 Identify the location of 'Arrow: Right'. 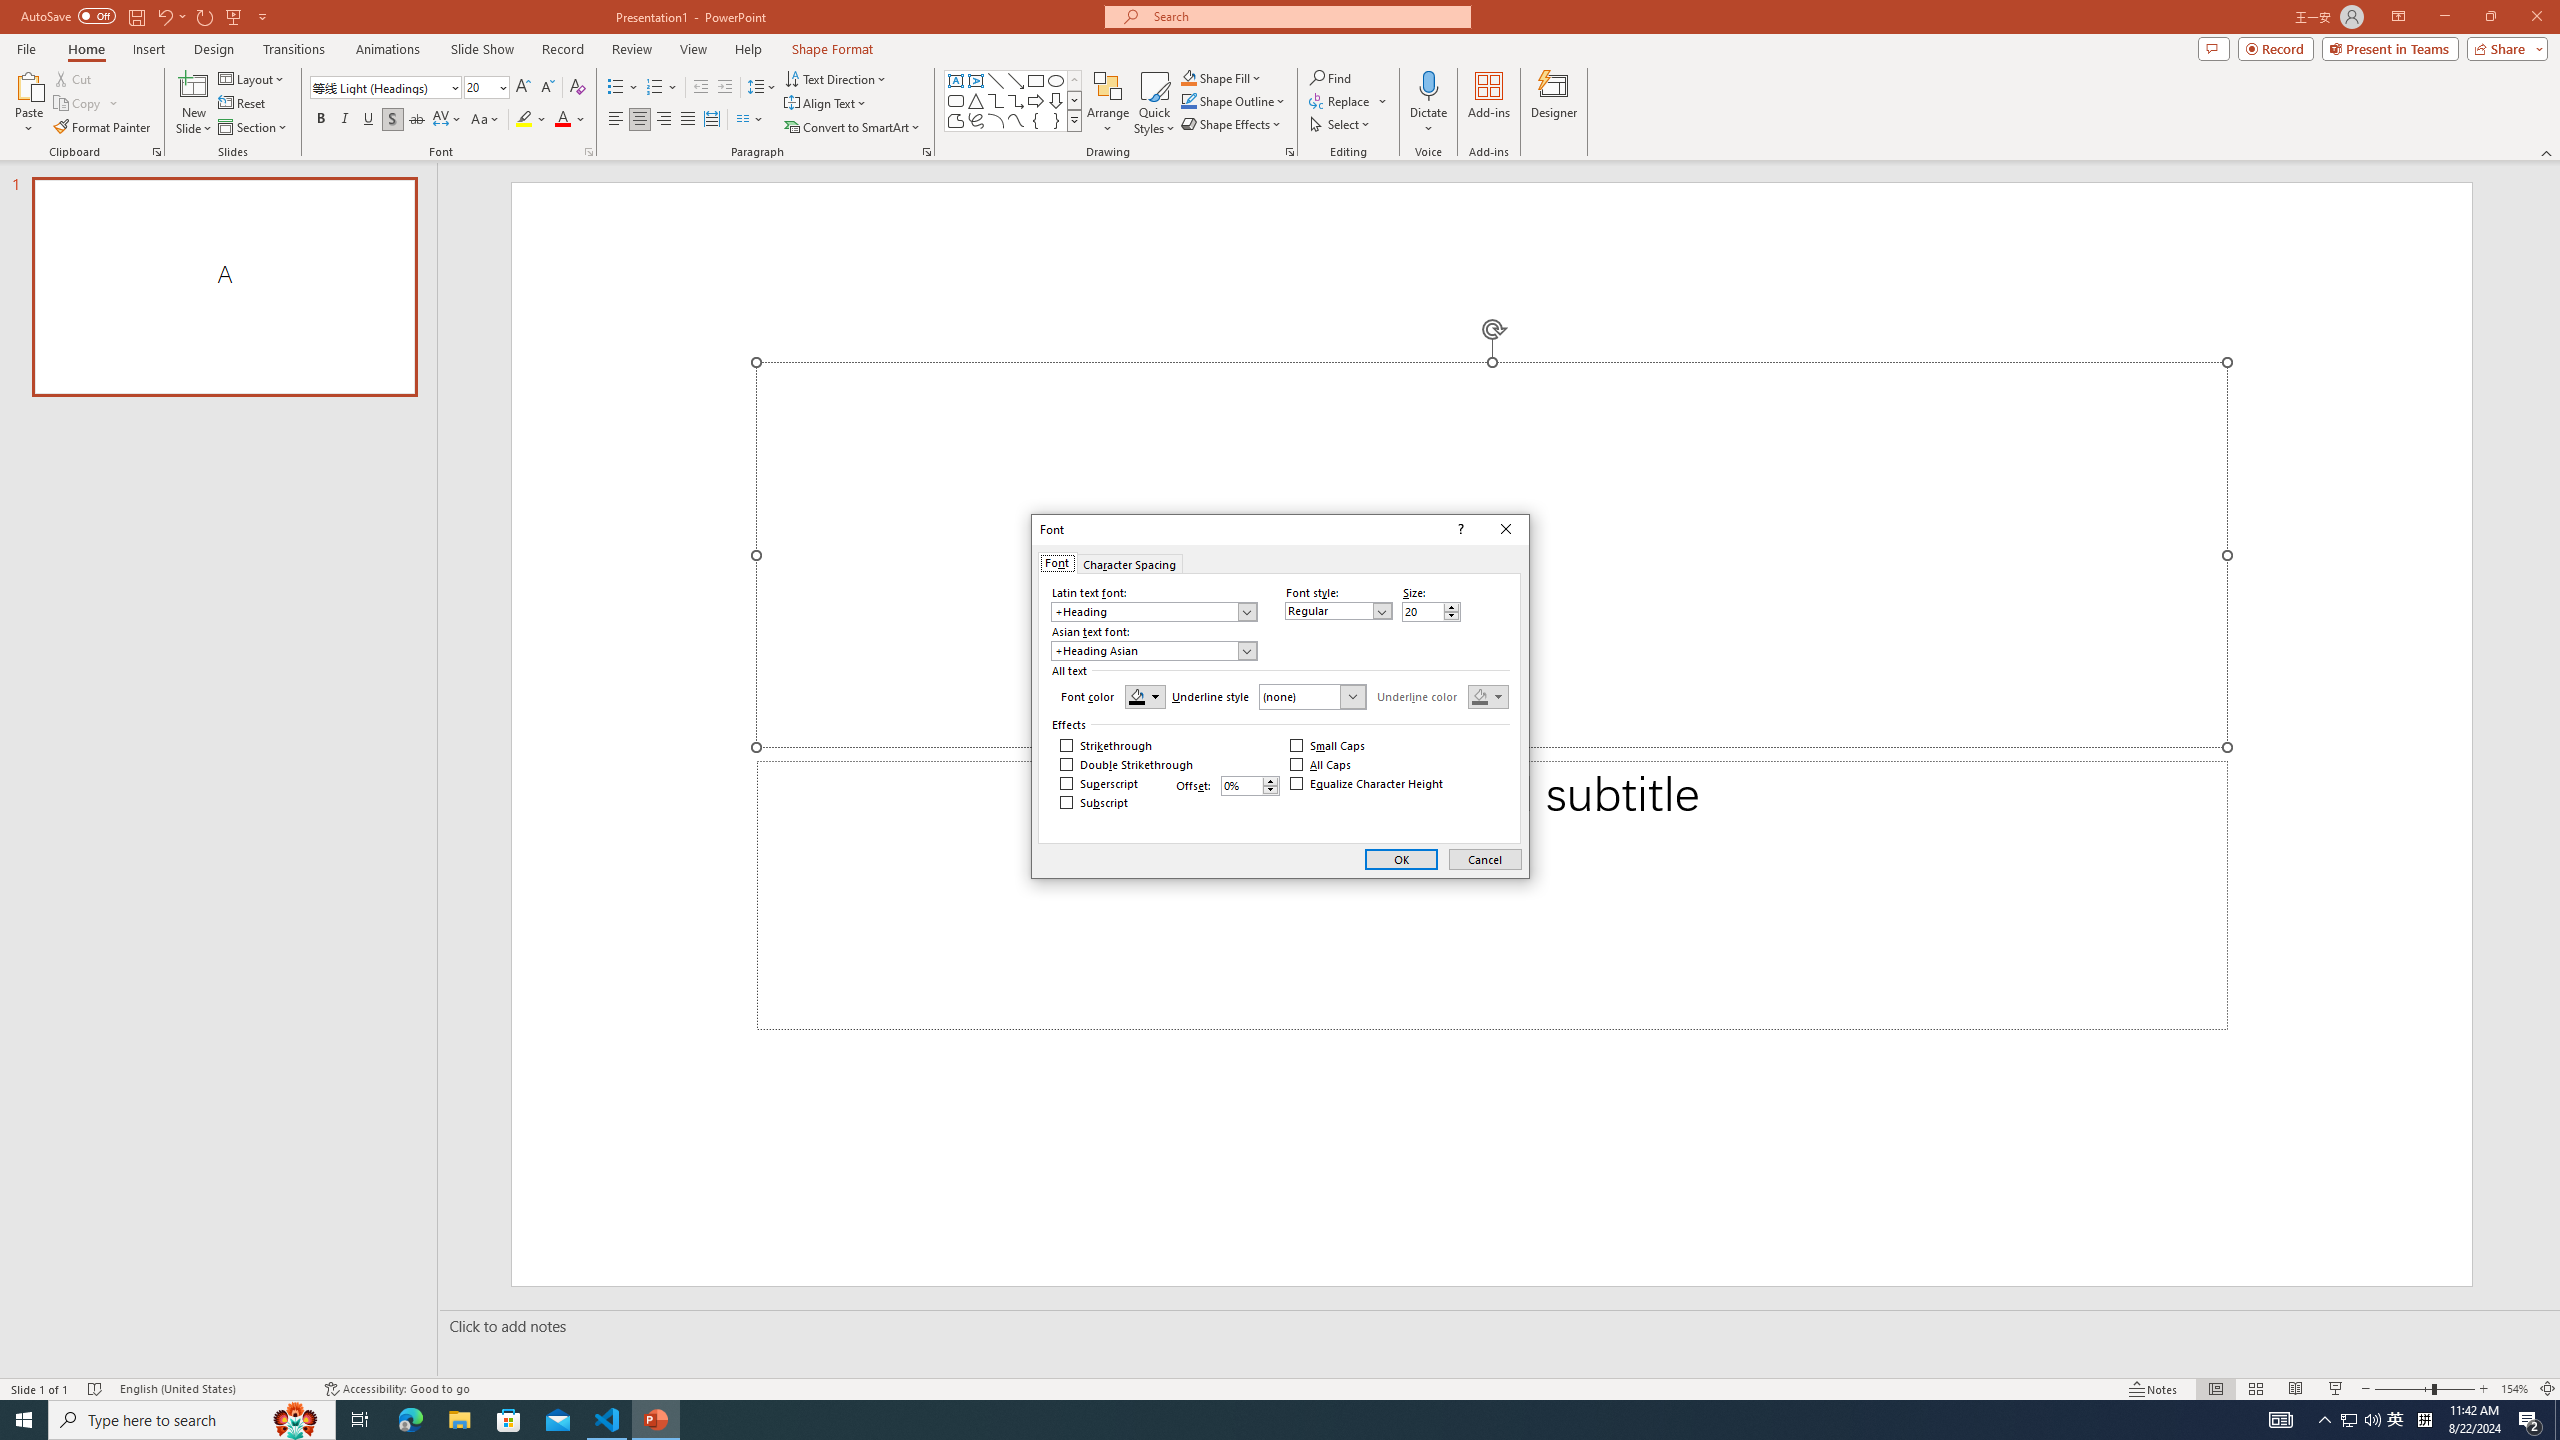
(1035, 99).